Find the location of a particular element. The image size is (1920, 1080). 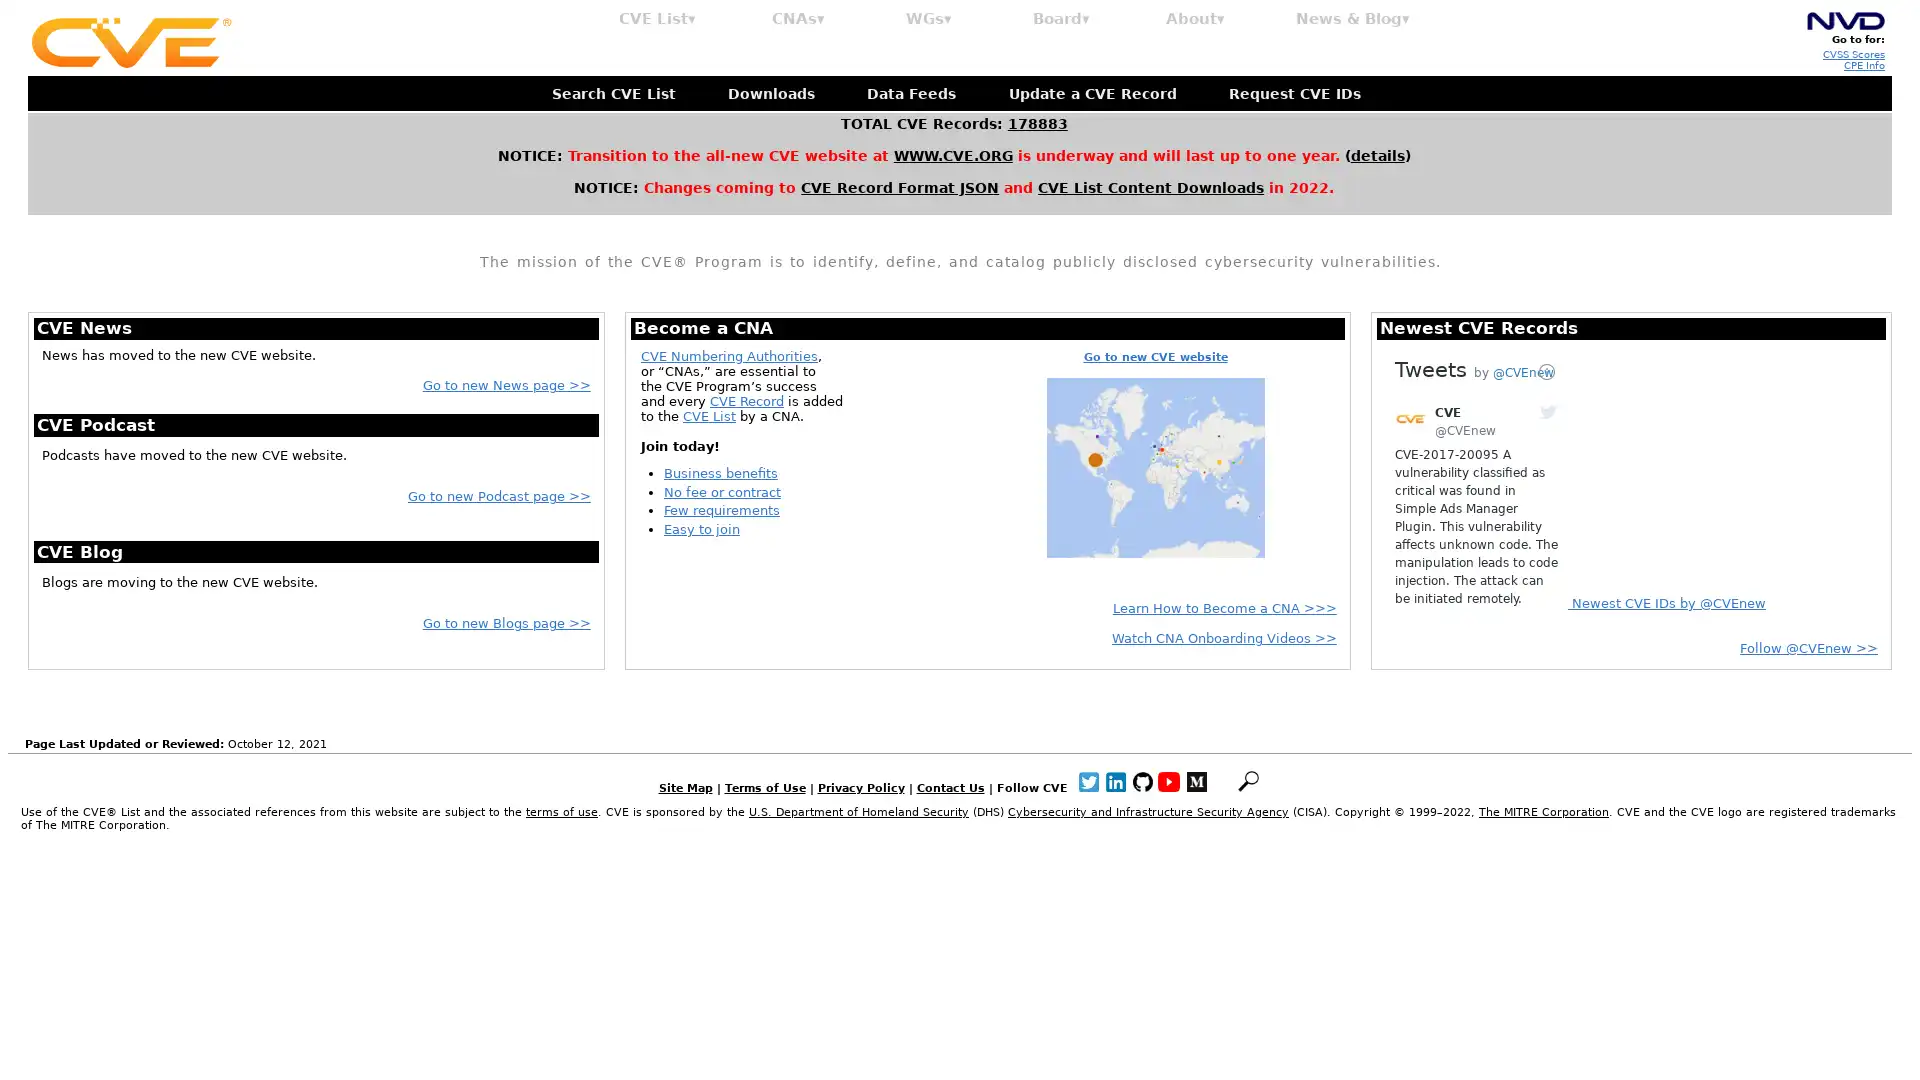

About is located at coordinates (1195, 19).